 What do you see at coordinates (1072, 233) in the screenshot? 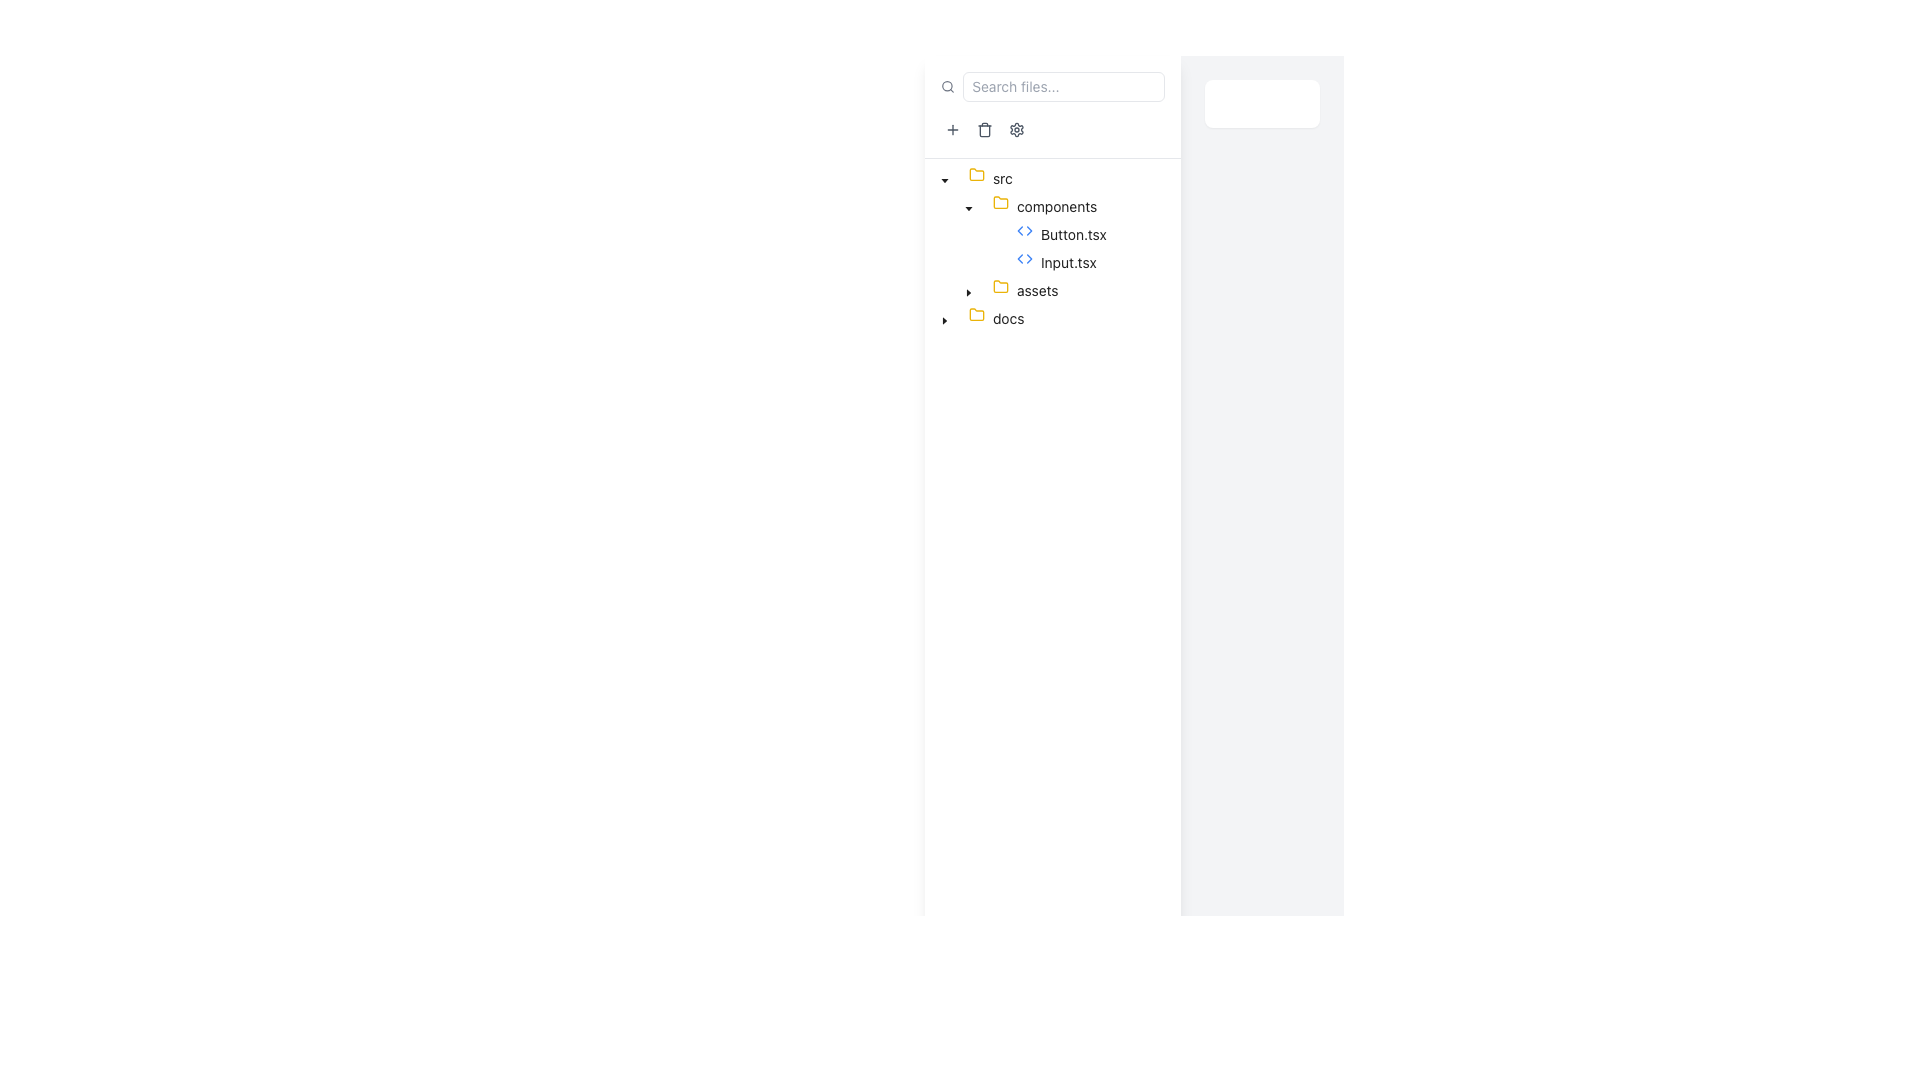
I see `the text label displaying 'Button.tsx' in the vertical file tree view` at bounding box center [1072, 233].